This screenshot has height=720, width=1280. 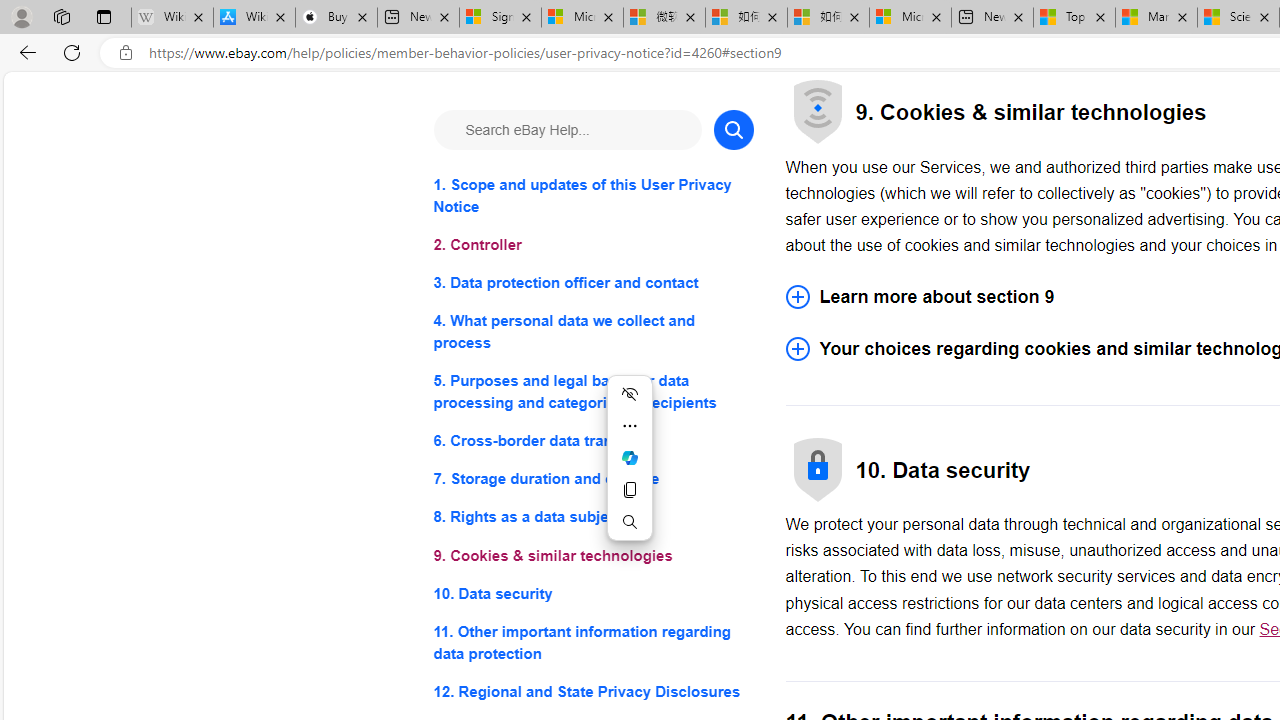 What do you see at coordinates (592, 283) in the screenshot?
I see `'3. Data protection officer and contact'` at bounding box center [592, 283].